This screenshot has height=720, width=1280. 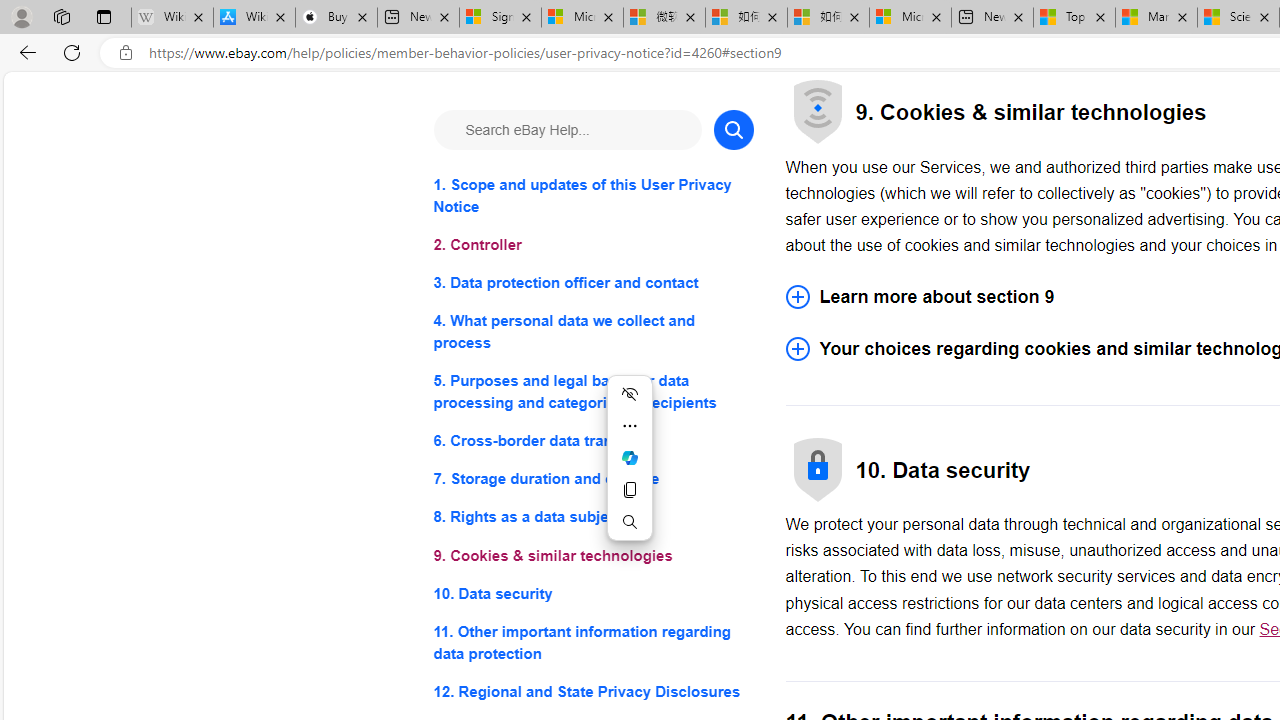 What do you see at coordinates (592, 283) in the screenshot?
I see `'3. Data protection officer and contact'` at bounding box center [592, 283].